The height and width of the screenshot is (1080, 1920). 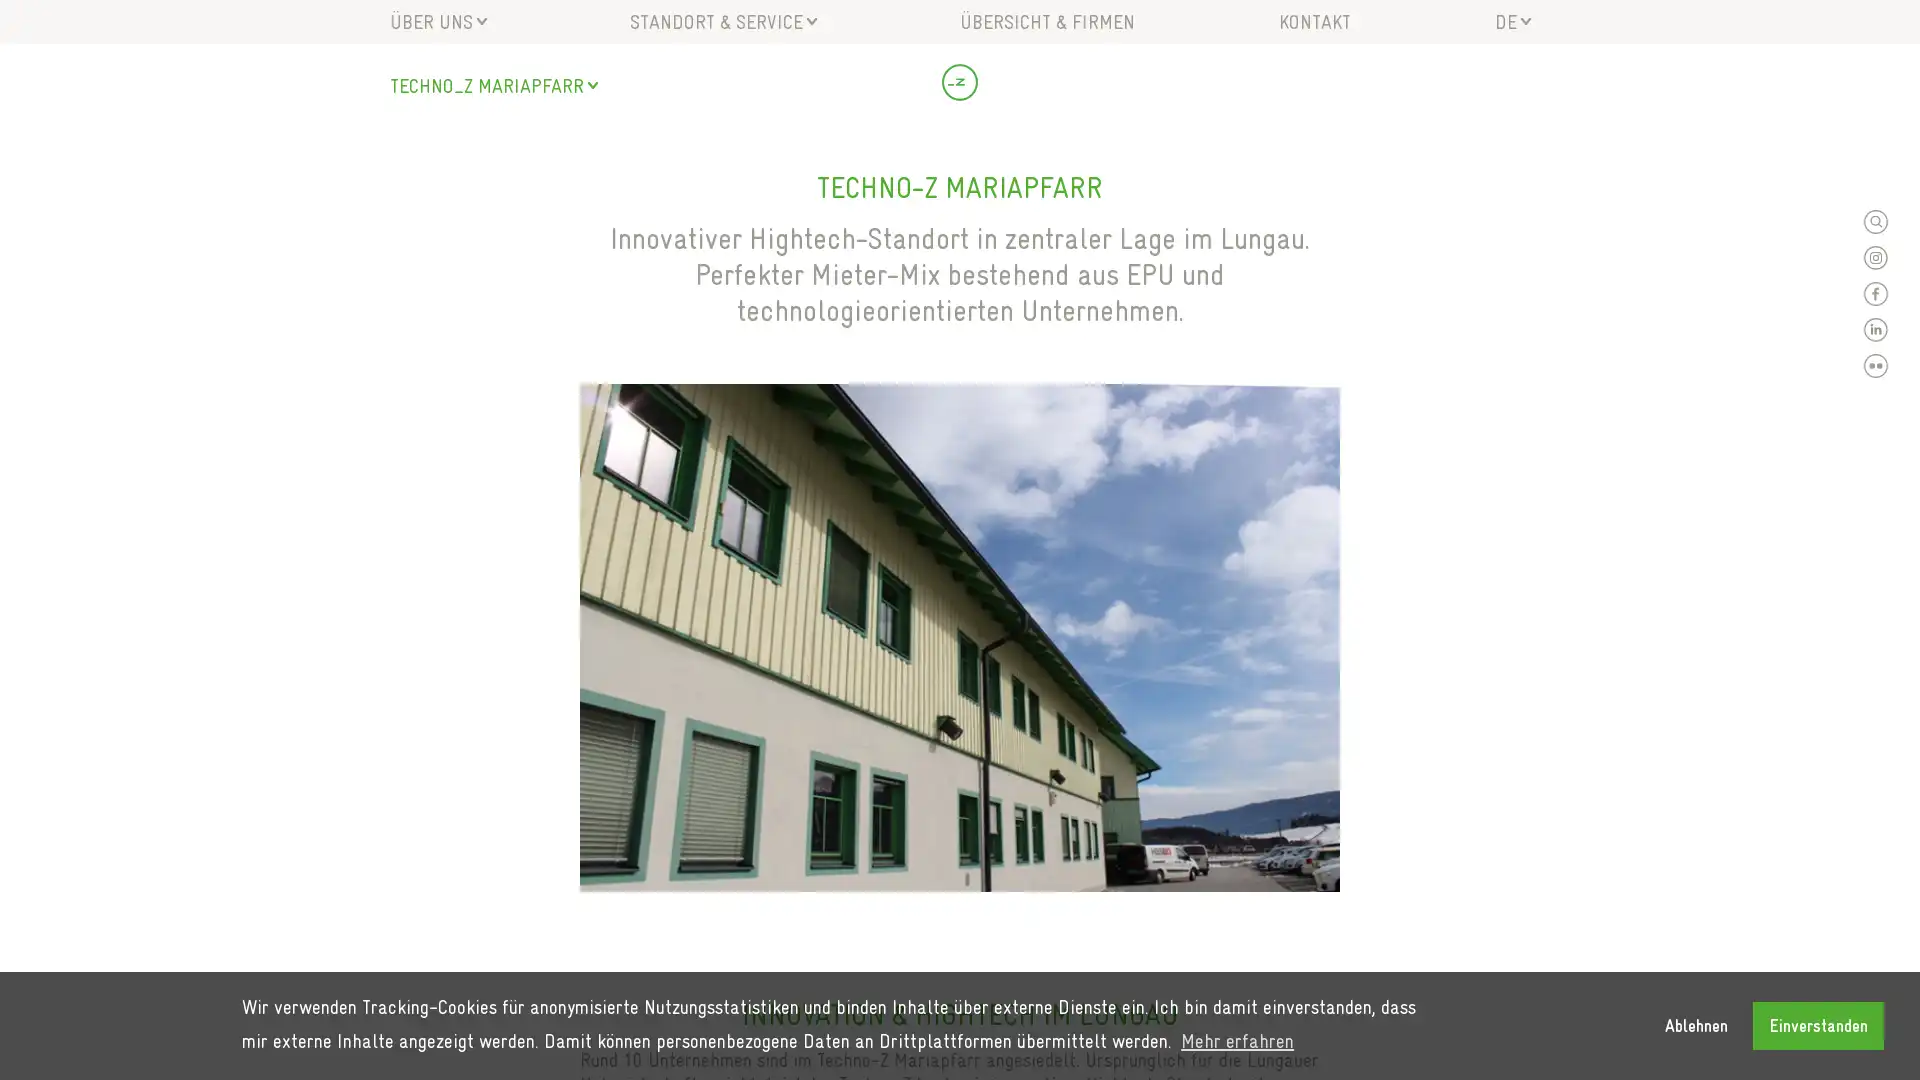 I want to click on allow cookies, so click(x=1818, y=1025).